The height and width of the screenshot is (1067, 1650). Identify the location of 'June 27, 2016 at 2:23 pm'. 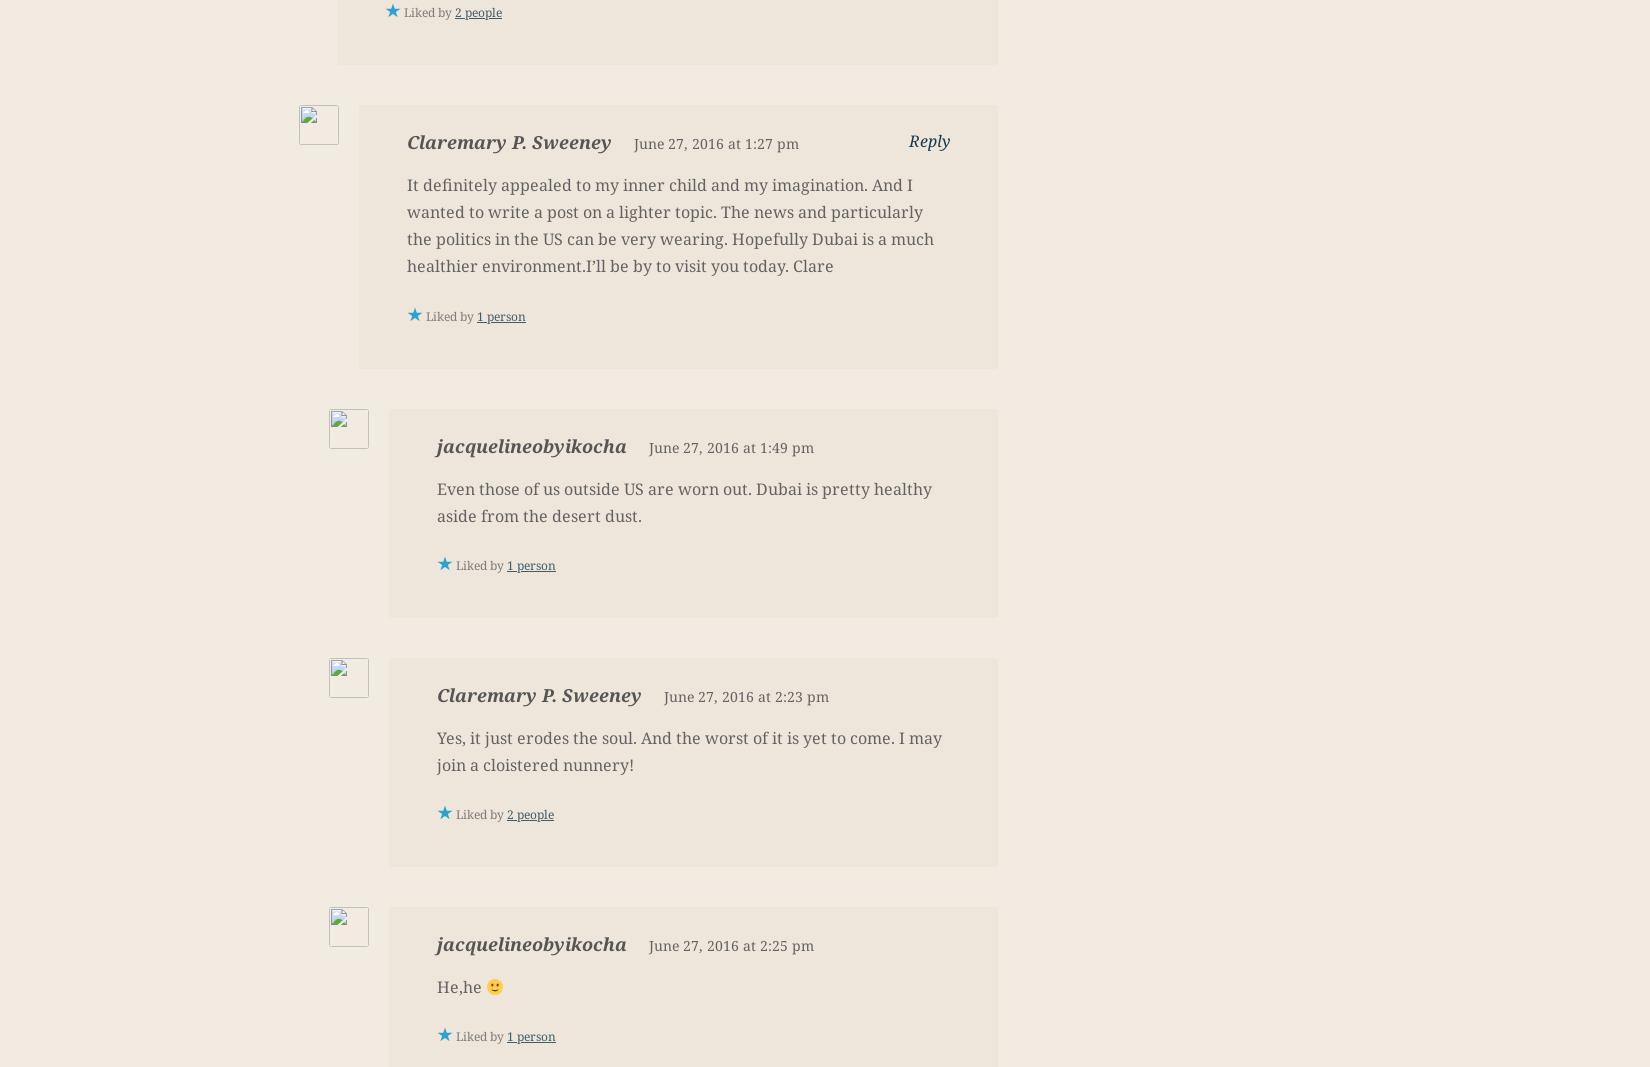
(745, 695).